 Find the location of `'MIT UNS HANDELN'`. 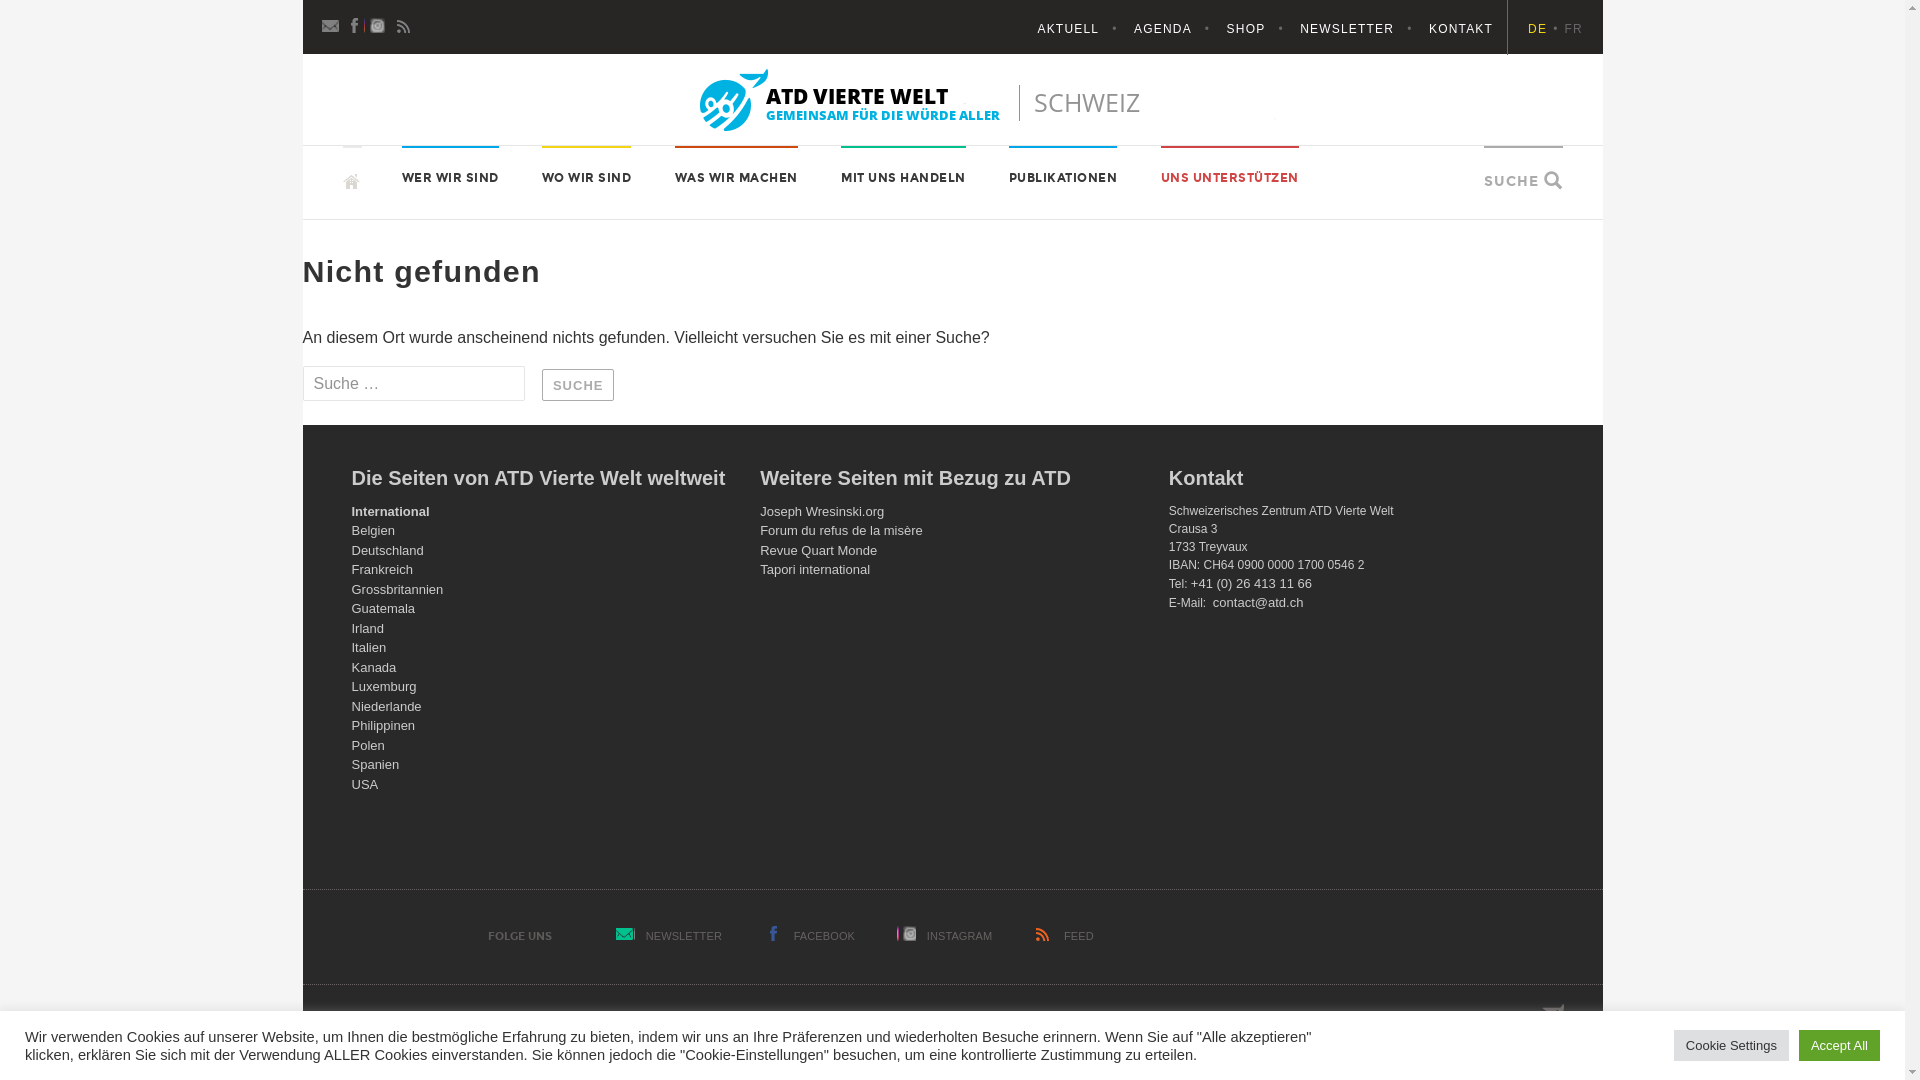

'MIT UNS HANDELN' is located at coordinates (902, 176).